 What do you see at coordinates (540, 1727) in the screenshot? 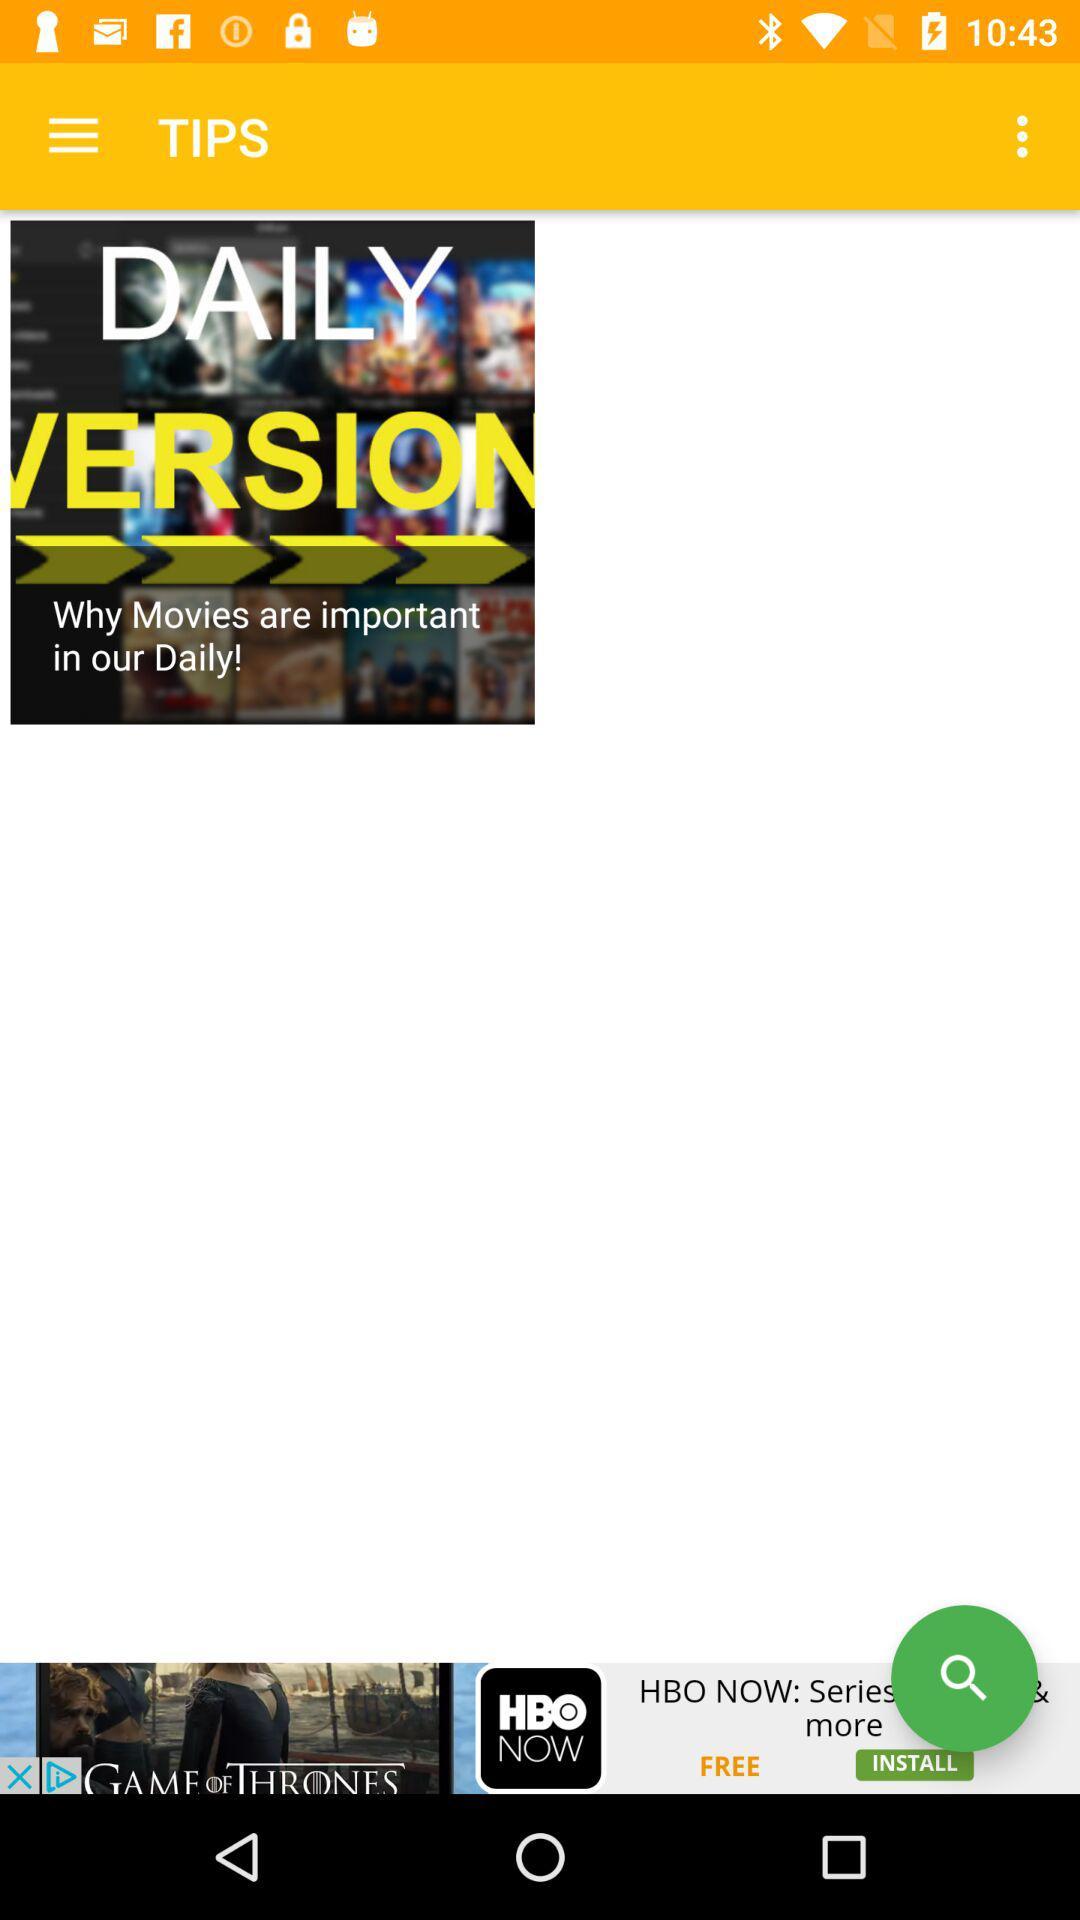
I see `hbo now advertisement` at bounding box center [540, 1727].